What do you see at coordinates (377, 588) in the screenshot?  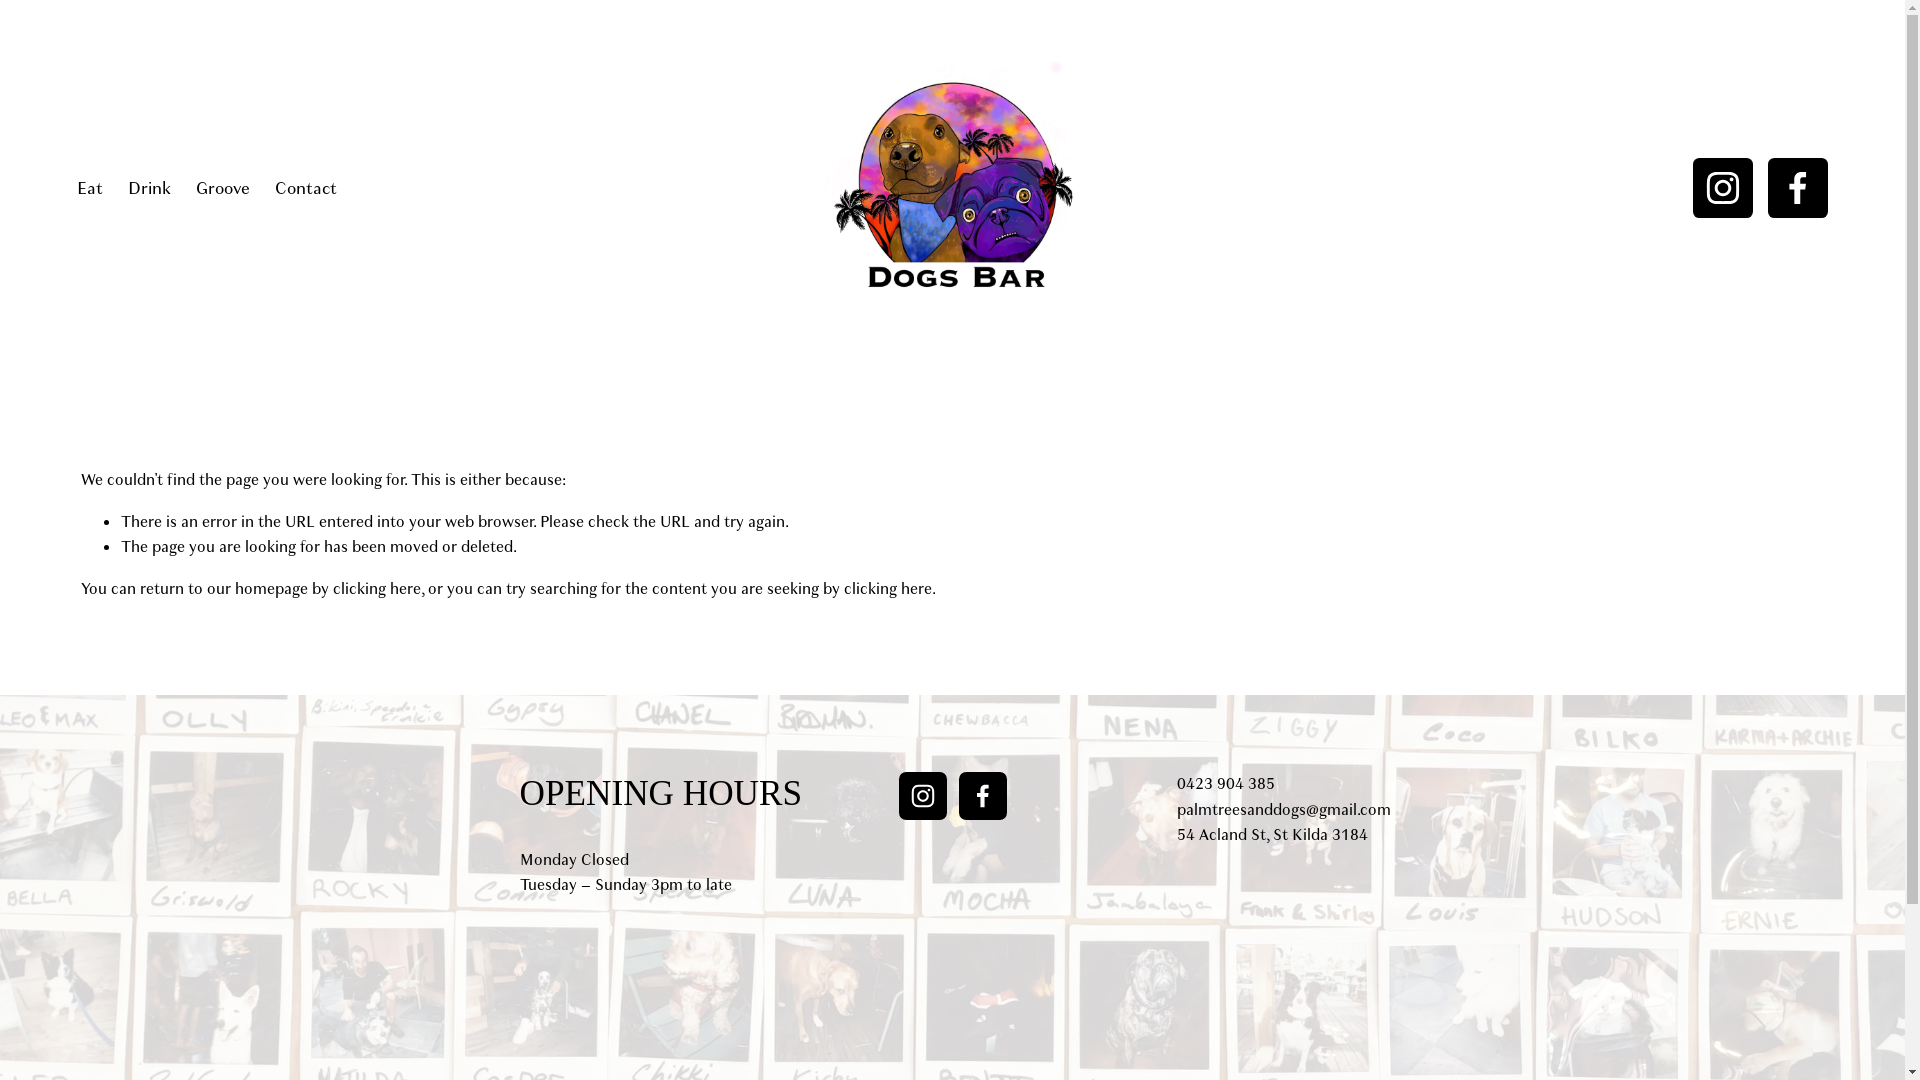 I see `'clicking here'` at bounding box center [377, 588].